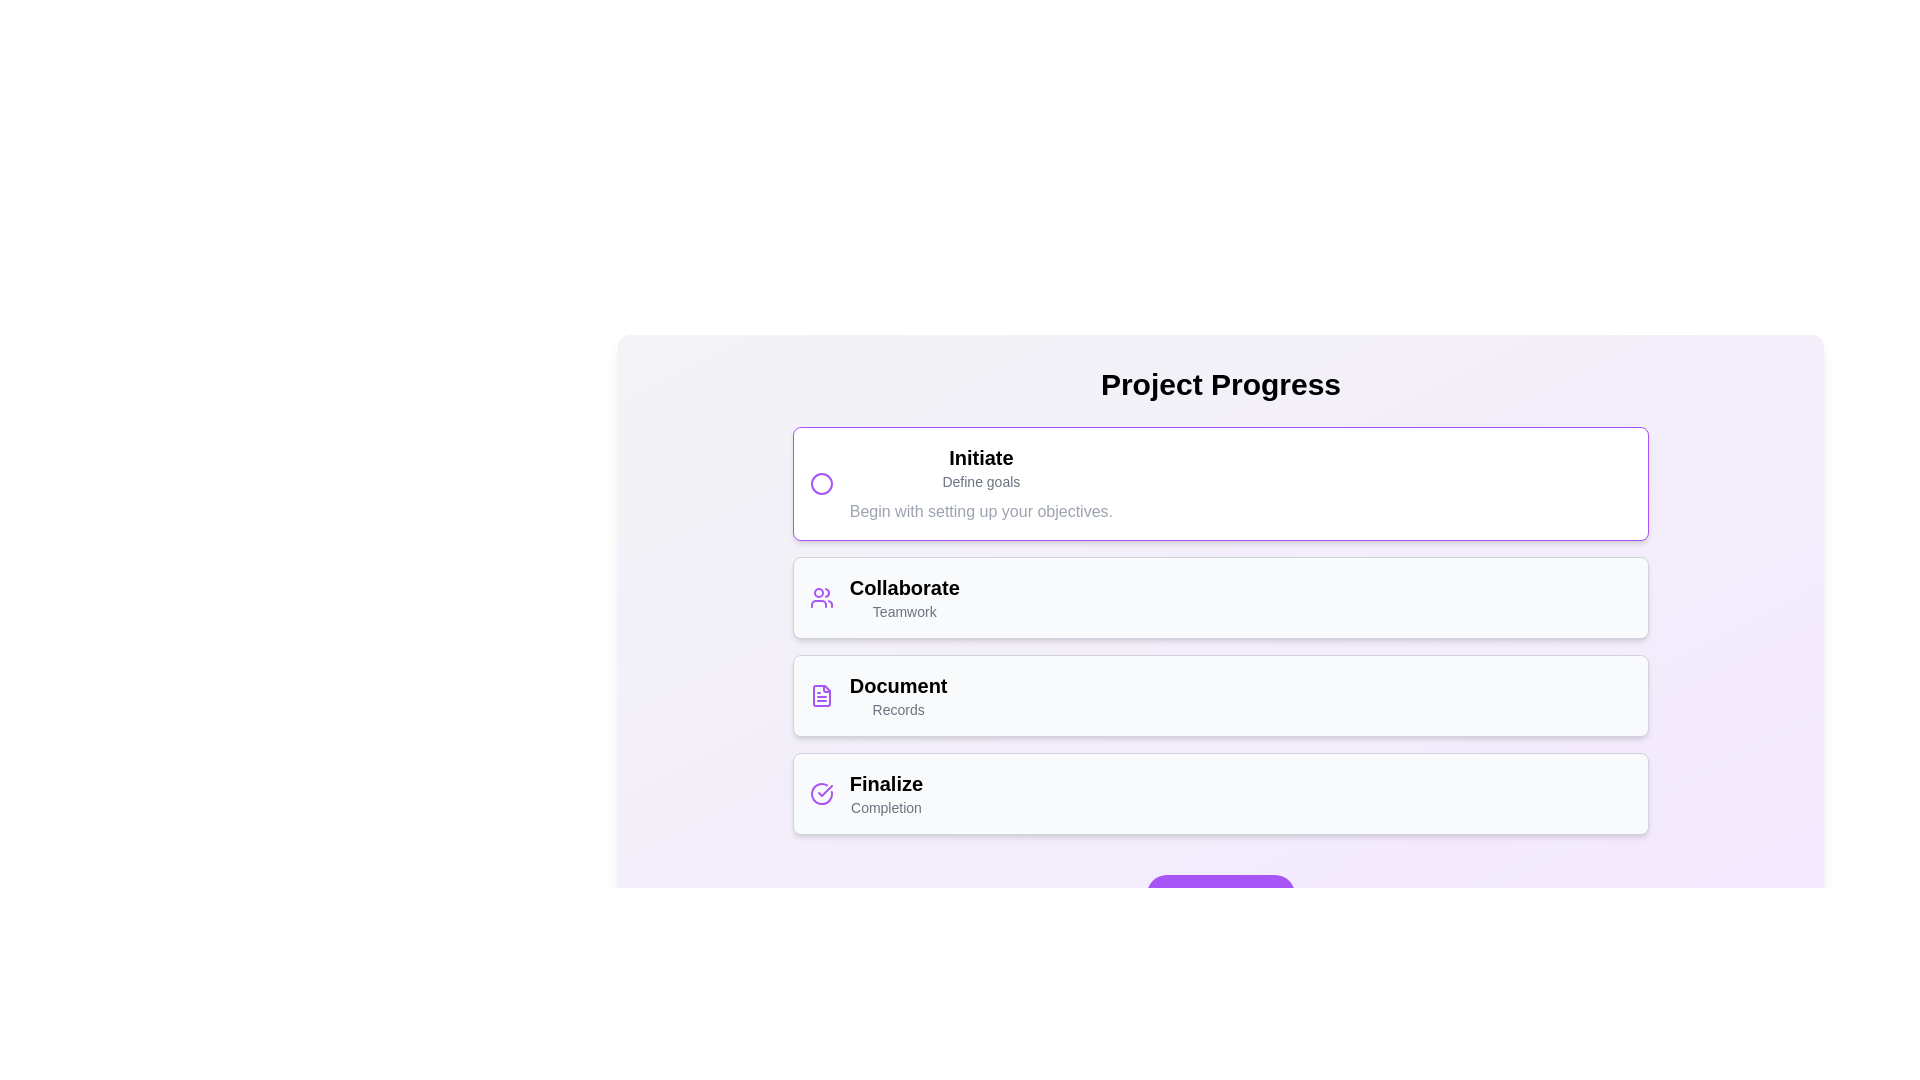 The image size is (1920, 1080). I want to click on the Static Text Label that provides a succinct summary of 'Initiate', positioned between the bold 'Initiate' text and the description text 'Begin with setting up your objectives.', so click(981, 482).